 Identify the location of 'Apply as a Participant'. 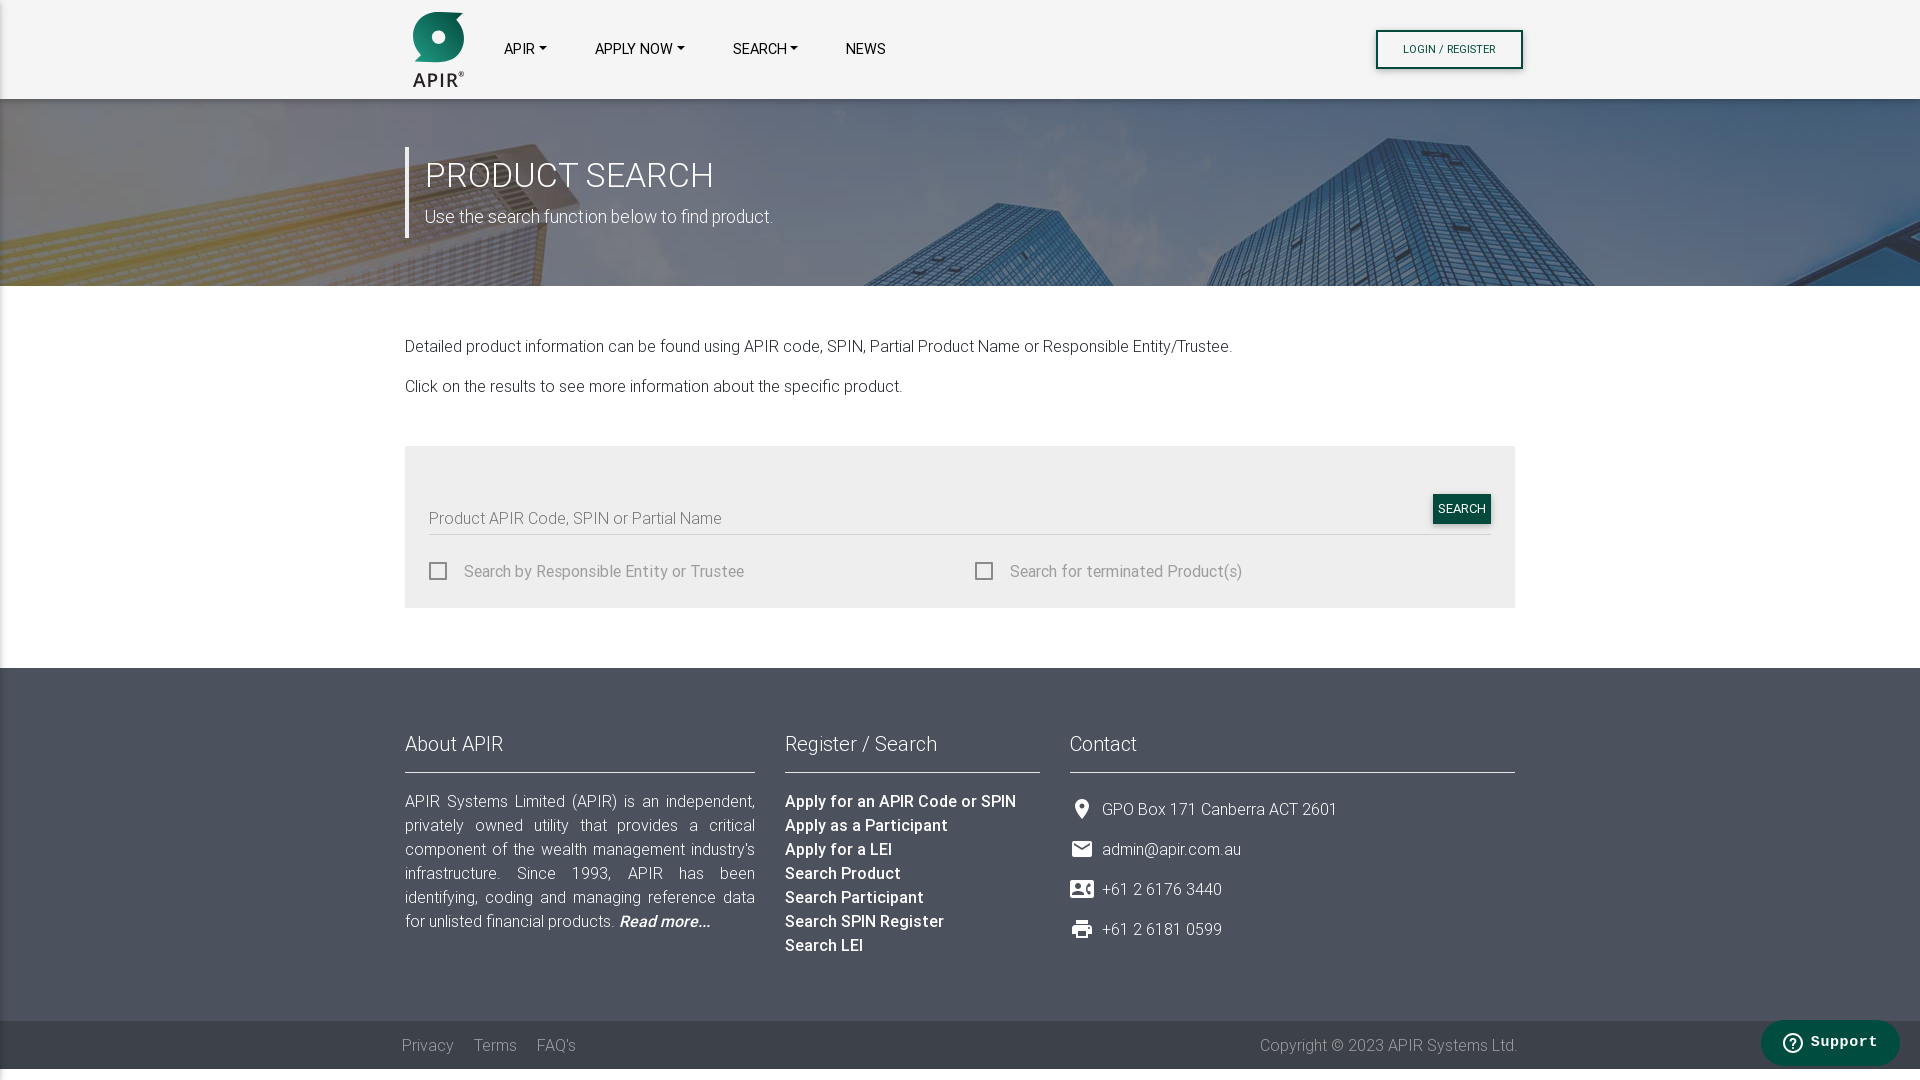
(911, 825).